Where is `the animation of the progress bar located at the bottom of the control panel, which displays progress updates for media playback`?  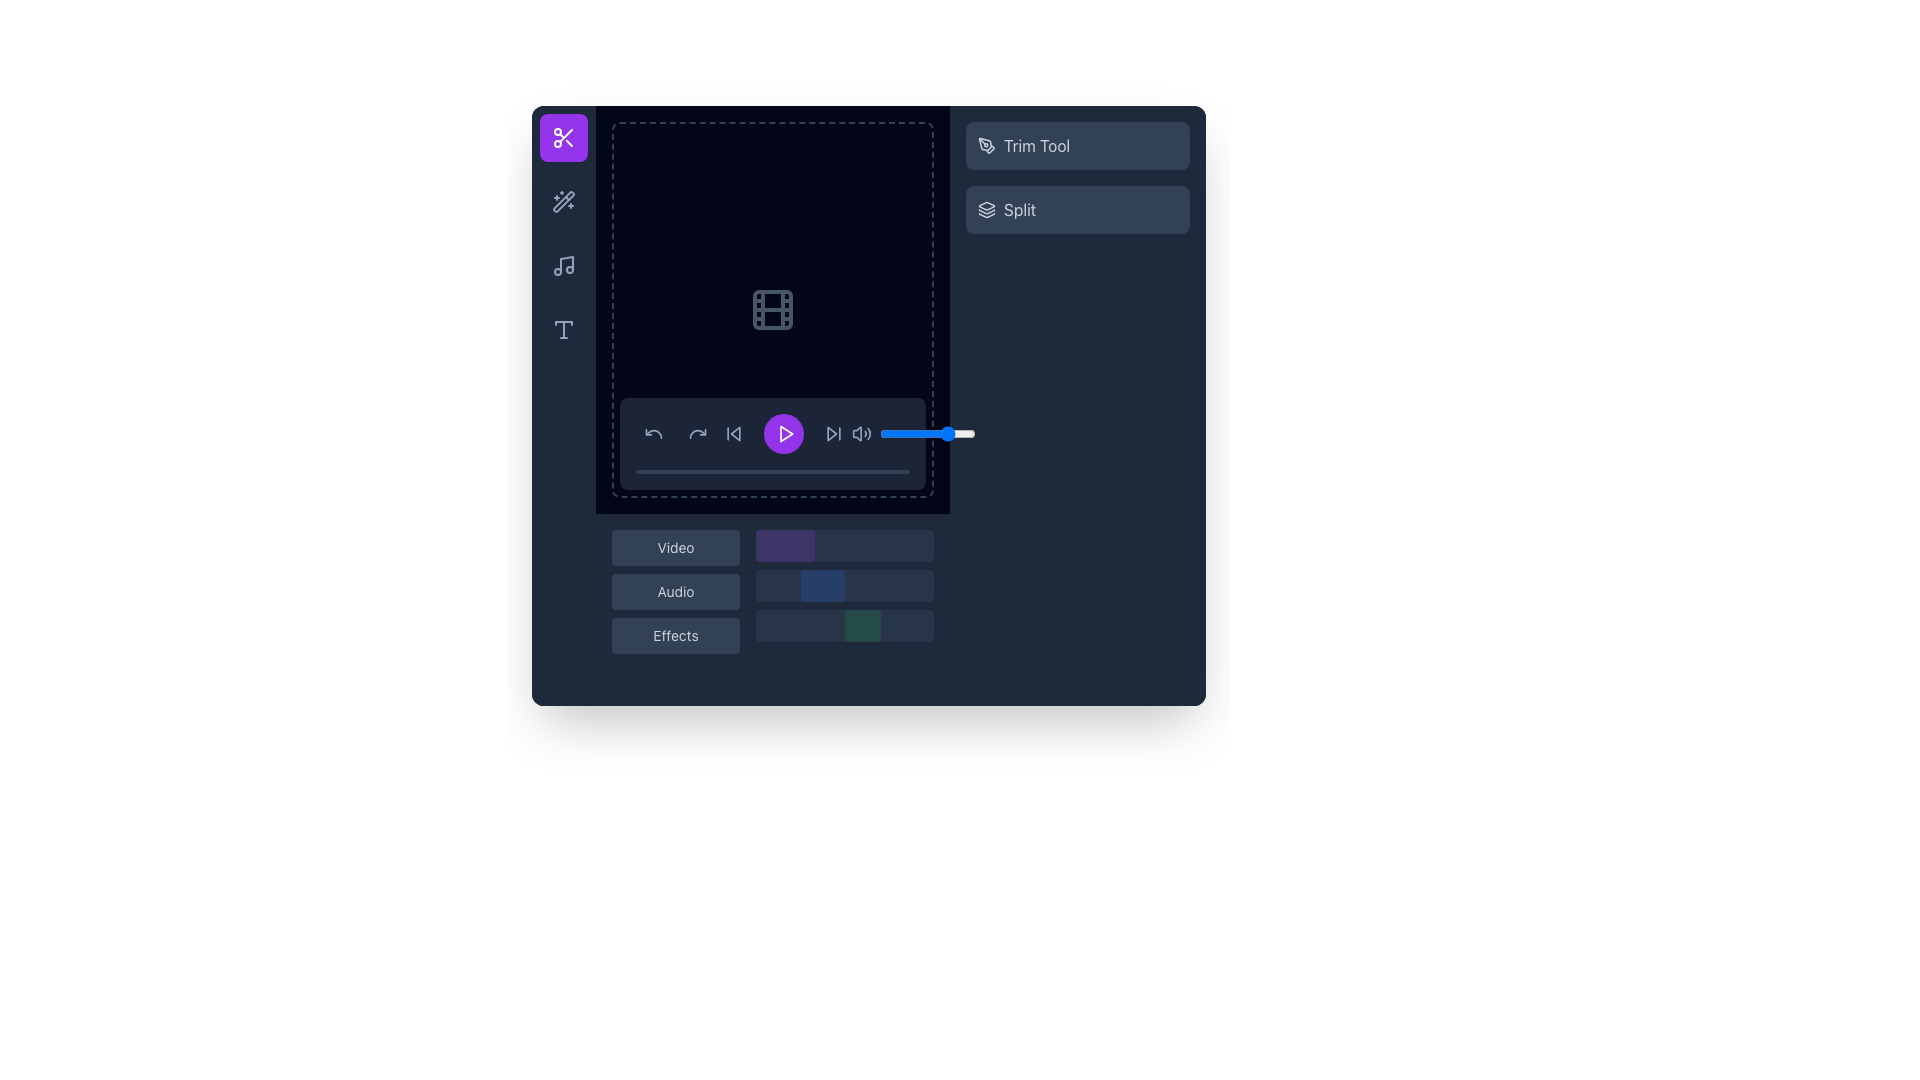
the animation of the progress bar located at the bottom of the control panel, which displays progress updates for media playback is located at coordinates (771, 471).